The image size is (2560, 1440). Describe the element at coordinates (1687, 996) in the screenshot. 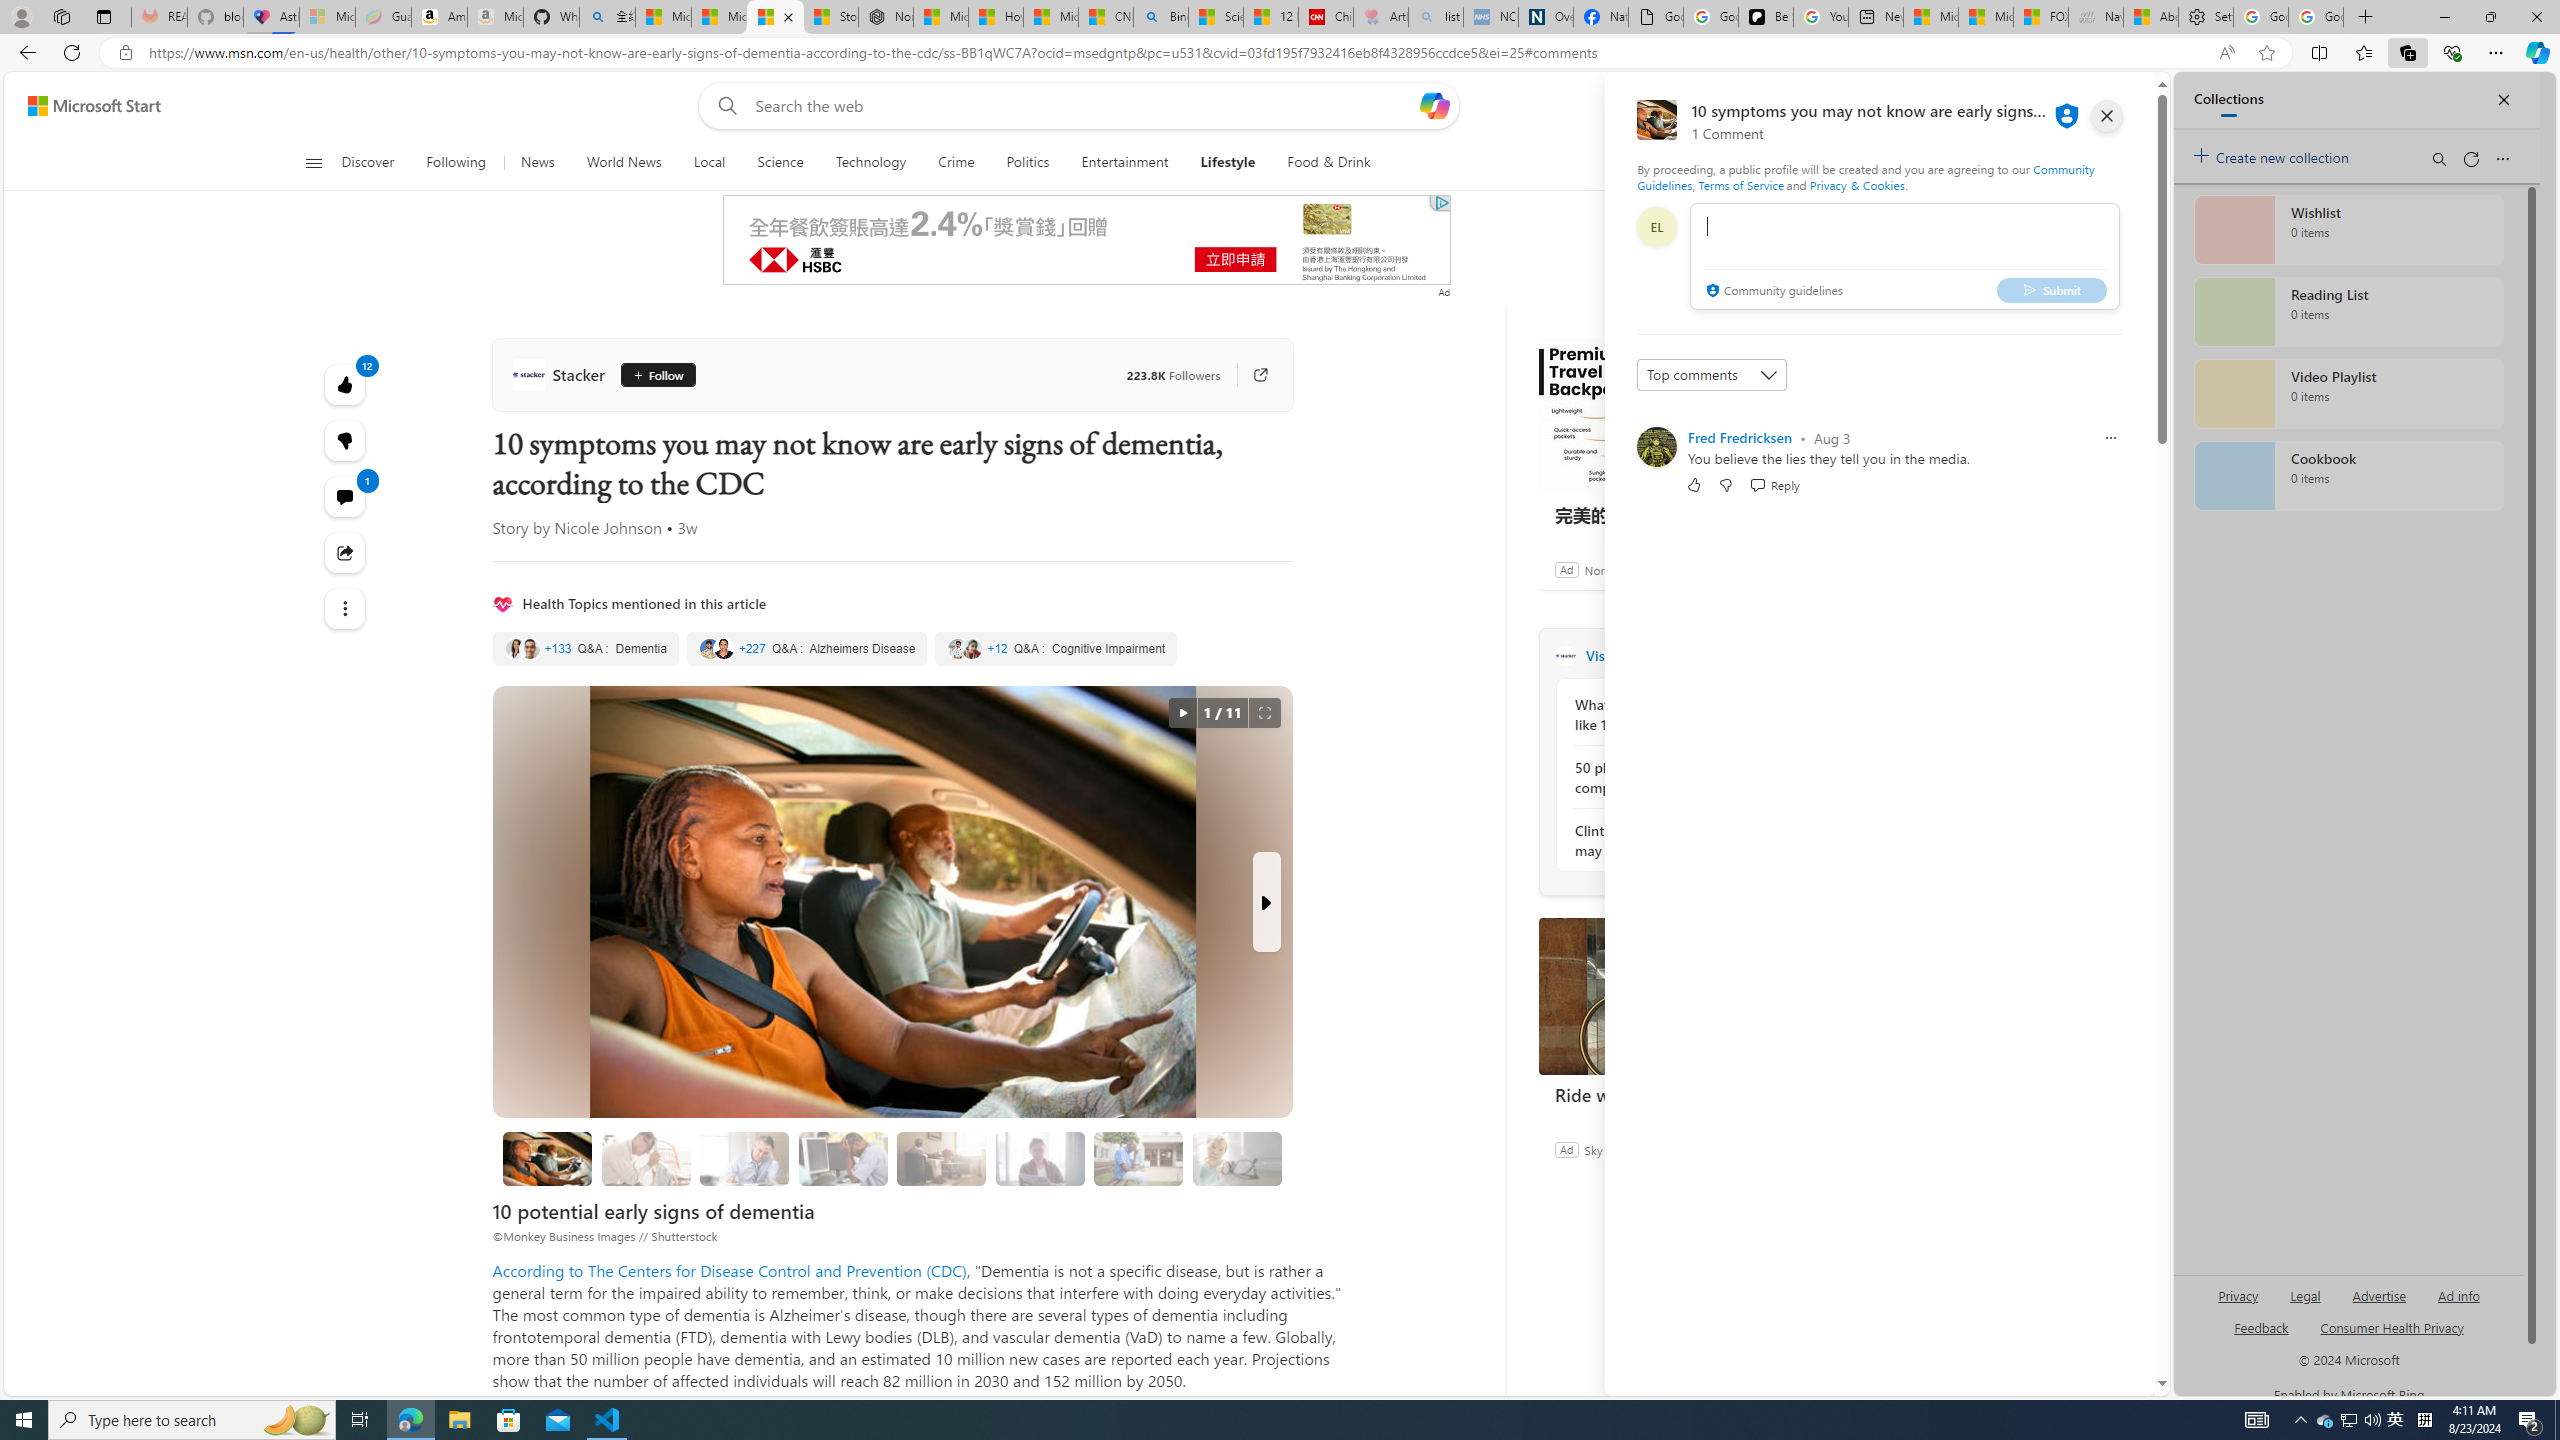

I see `'Ride with Experts'` at that location.